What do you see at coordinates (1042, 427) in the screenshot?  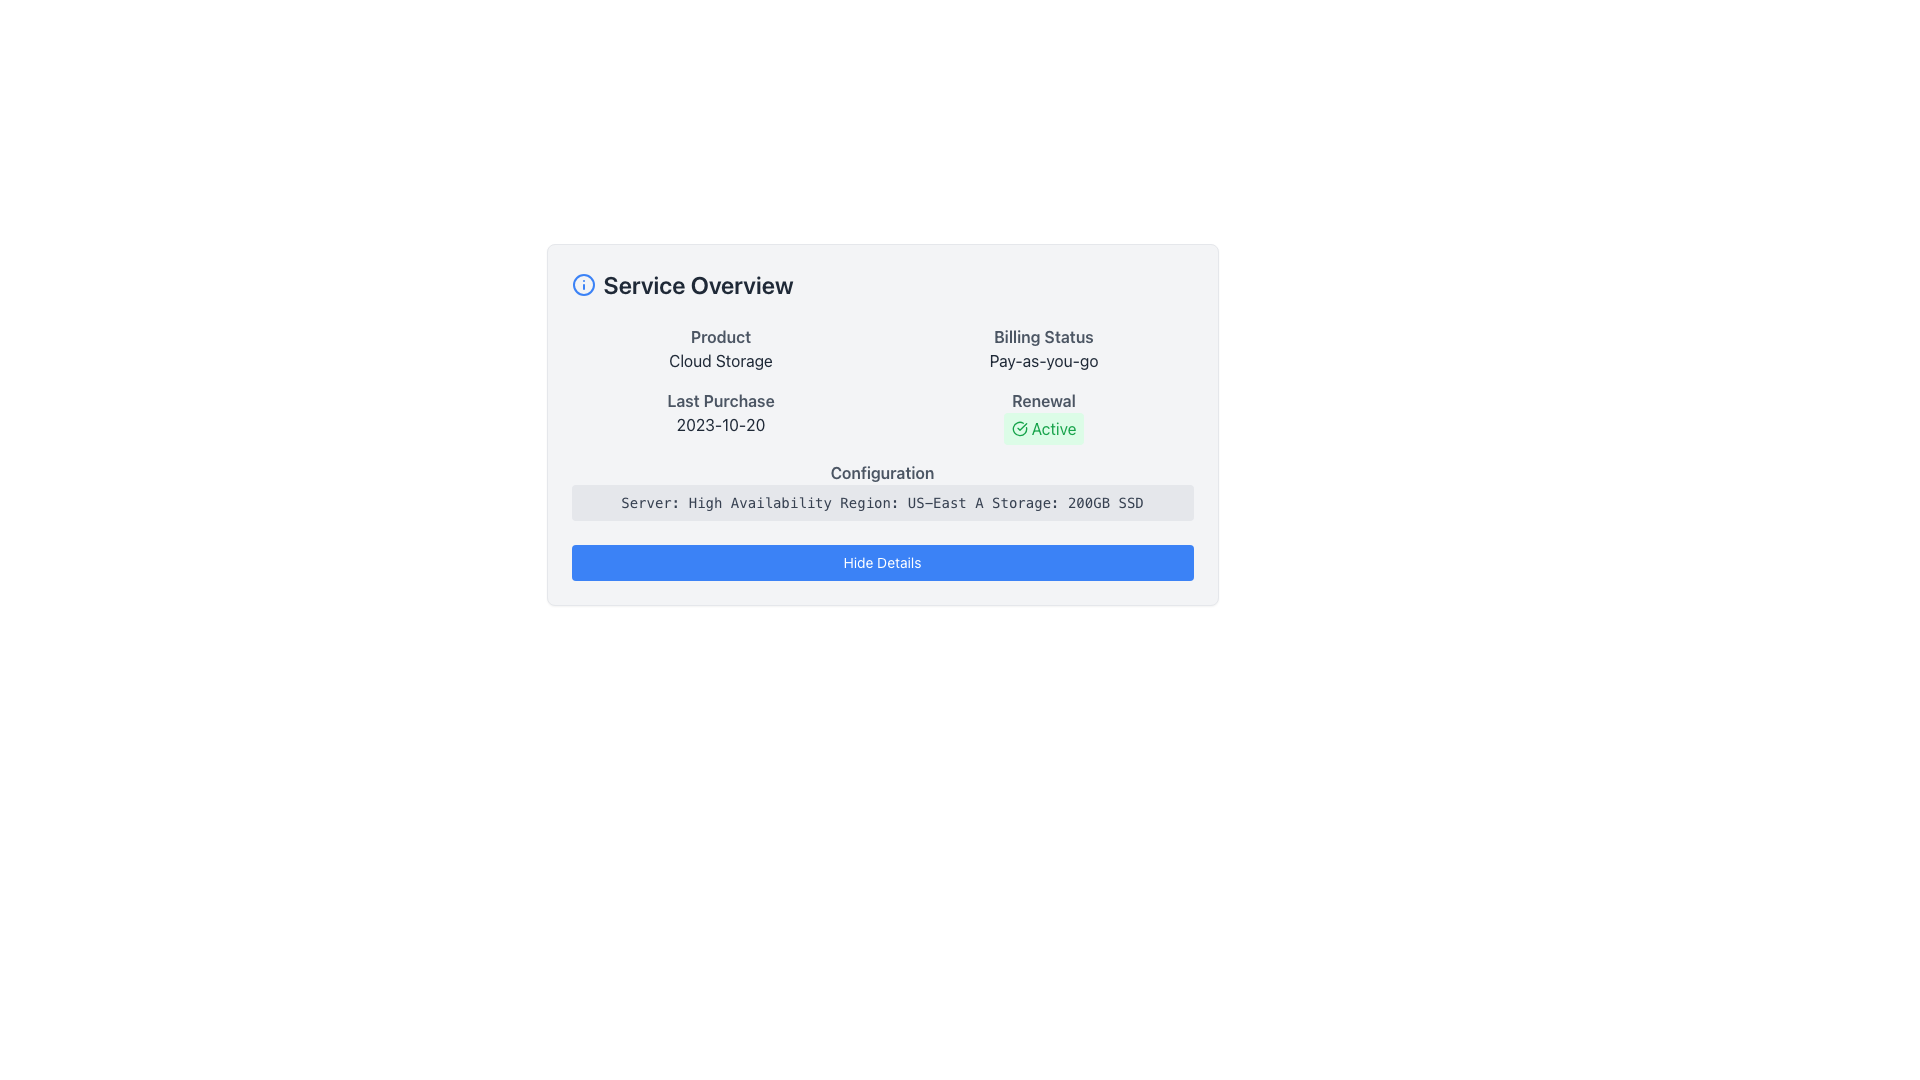 I see `the Status indicator with a light green background containing a green checkmark icon and the text 'Active', located to the right of the 'Renewal' label in the 'Service Overview' section` at bounding box center [1042, 427].